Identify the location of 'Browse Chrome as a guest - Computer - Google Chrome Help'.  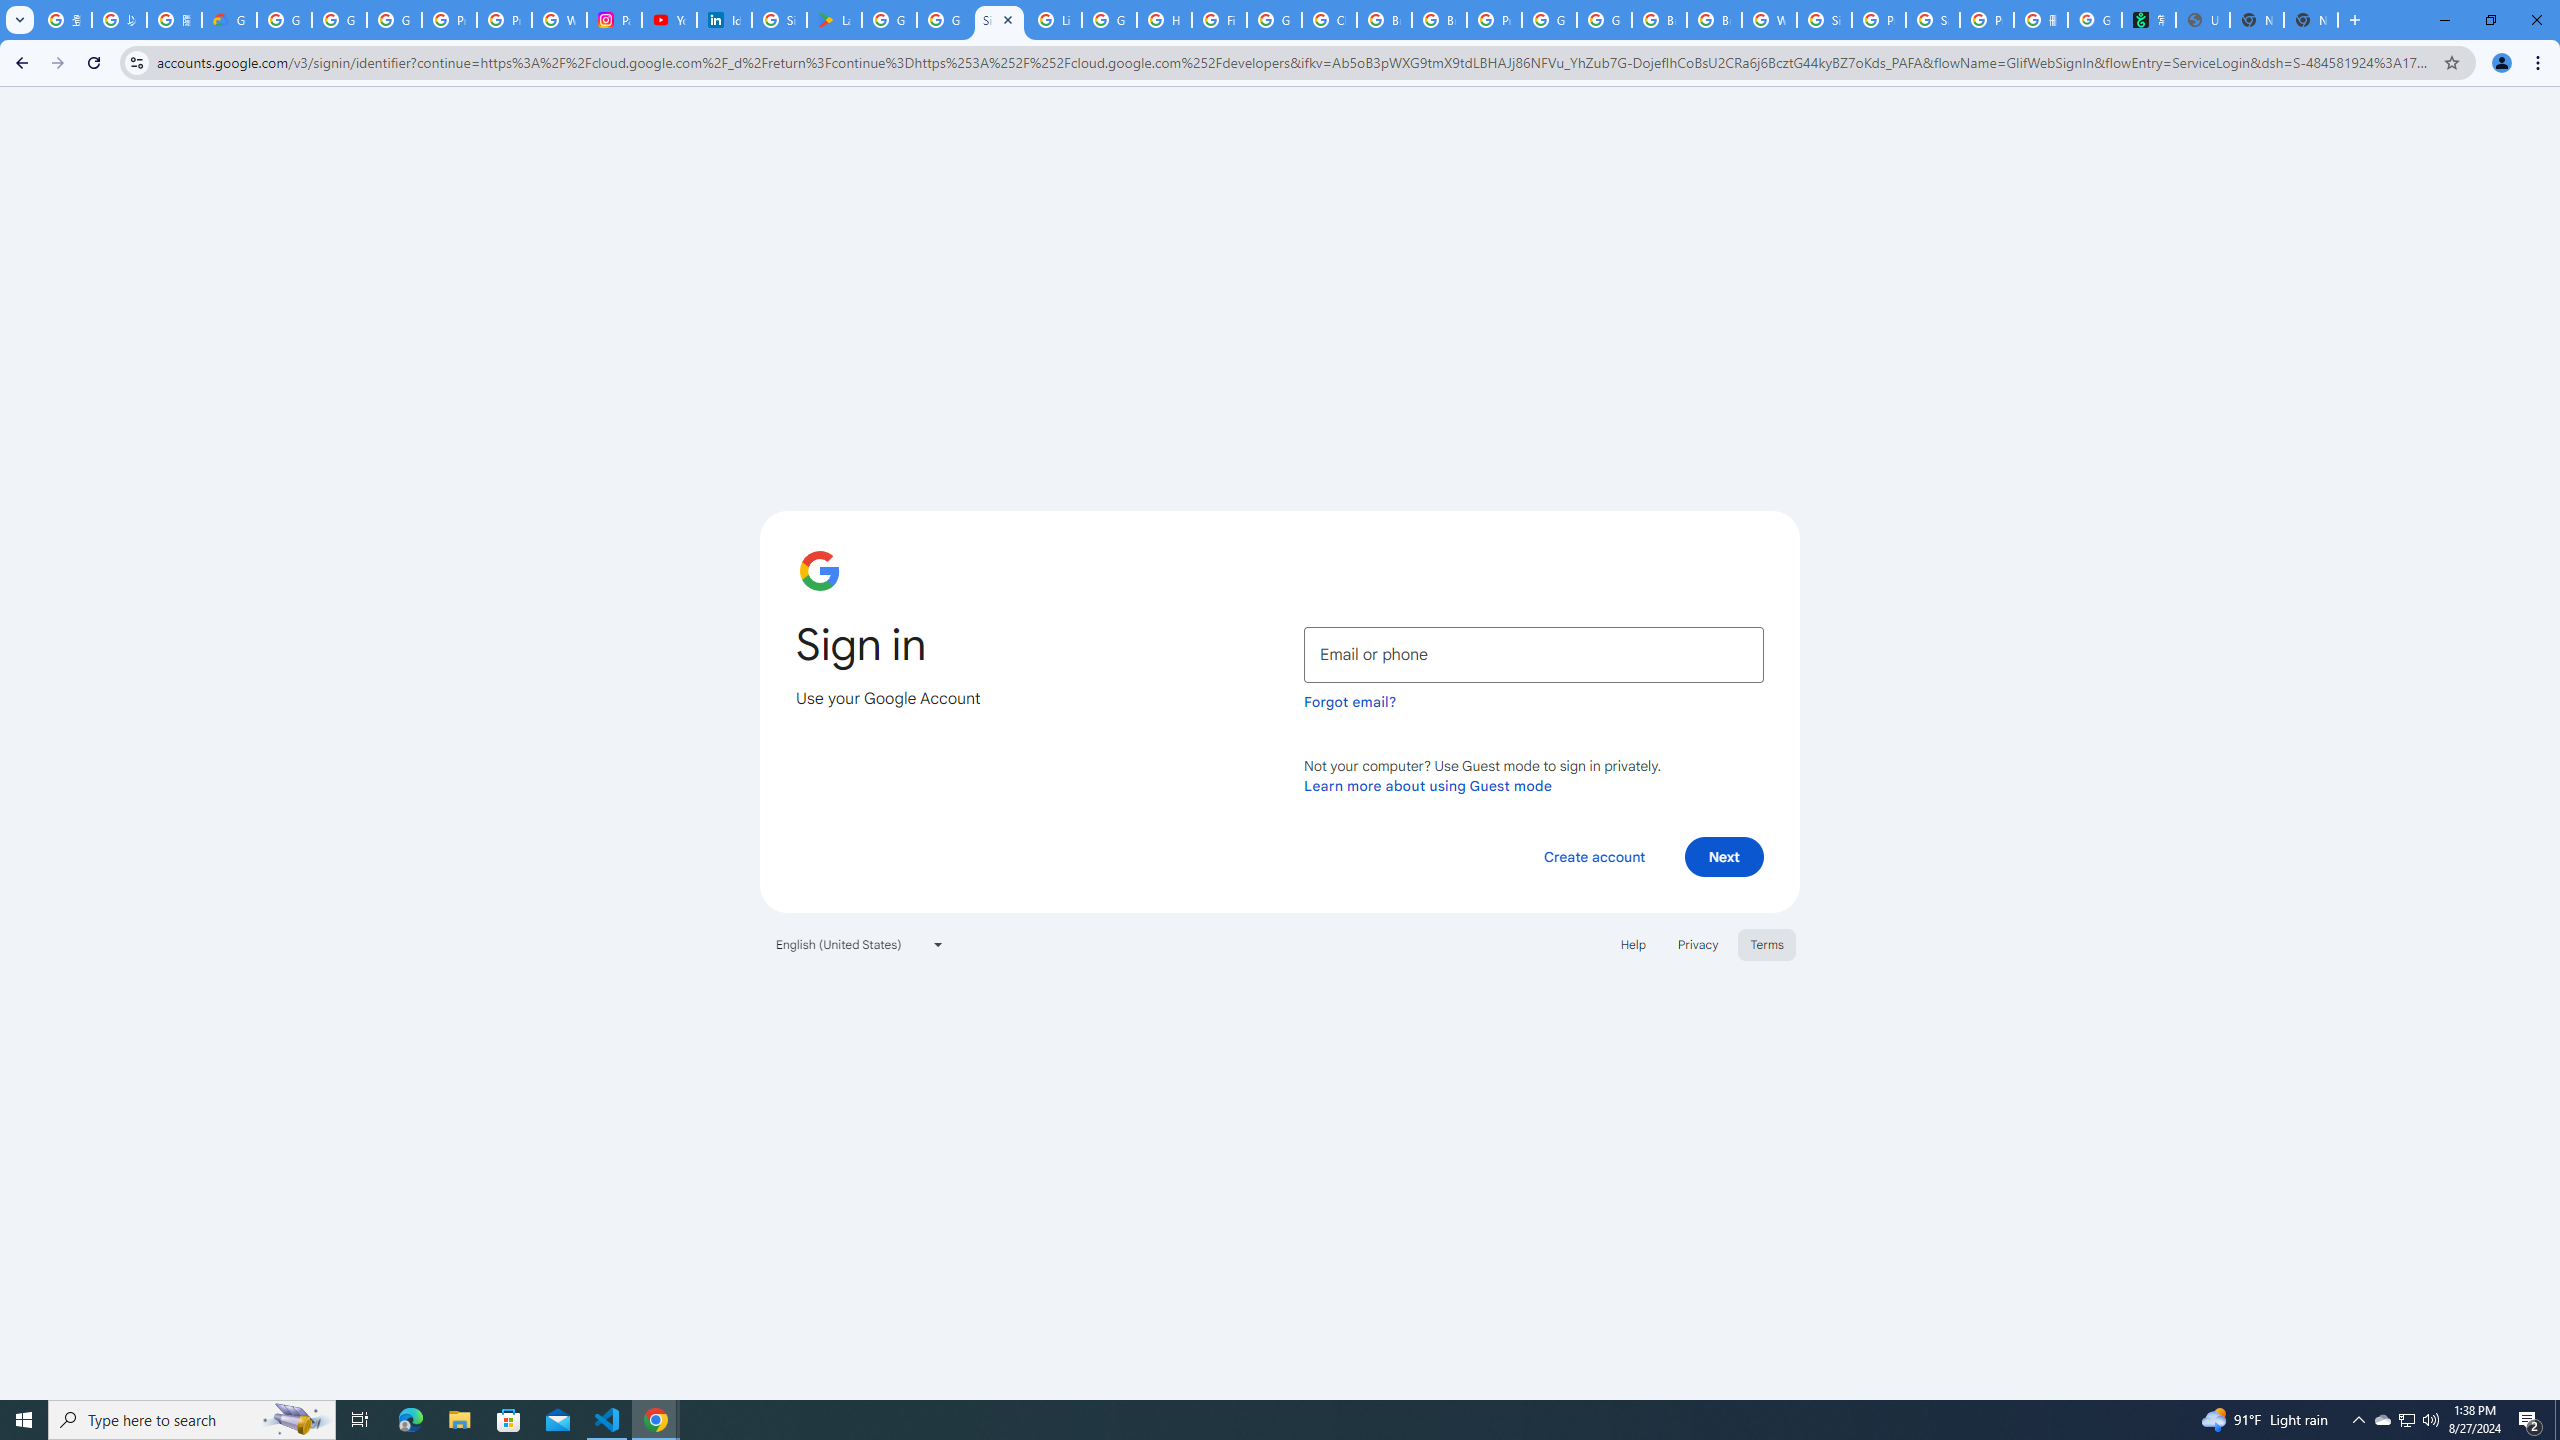
(1439, 19).